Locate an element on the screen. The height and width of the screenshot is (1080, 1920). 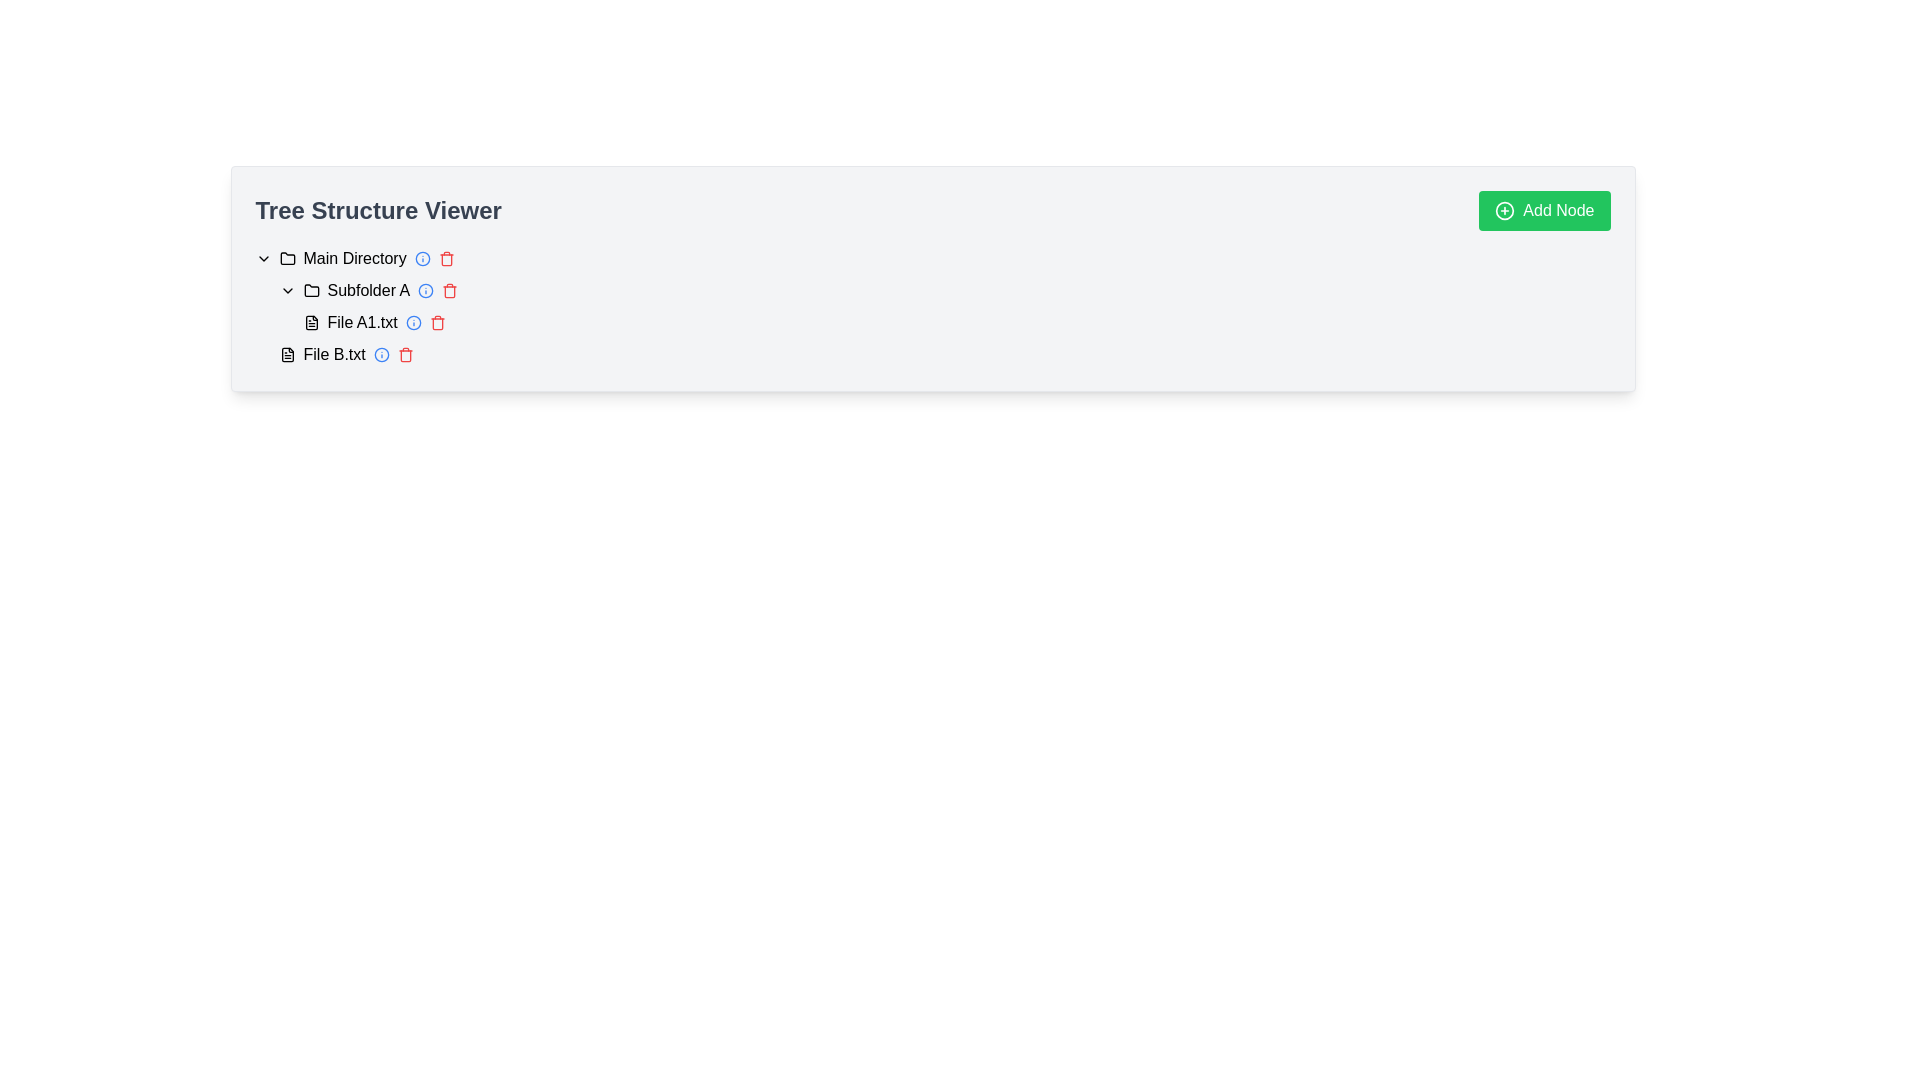
the Icon Button (Chevron) is located at coordinates (286, 290).